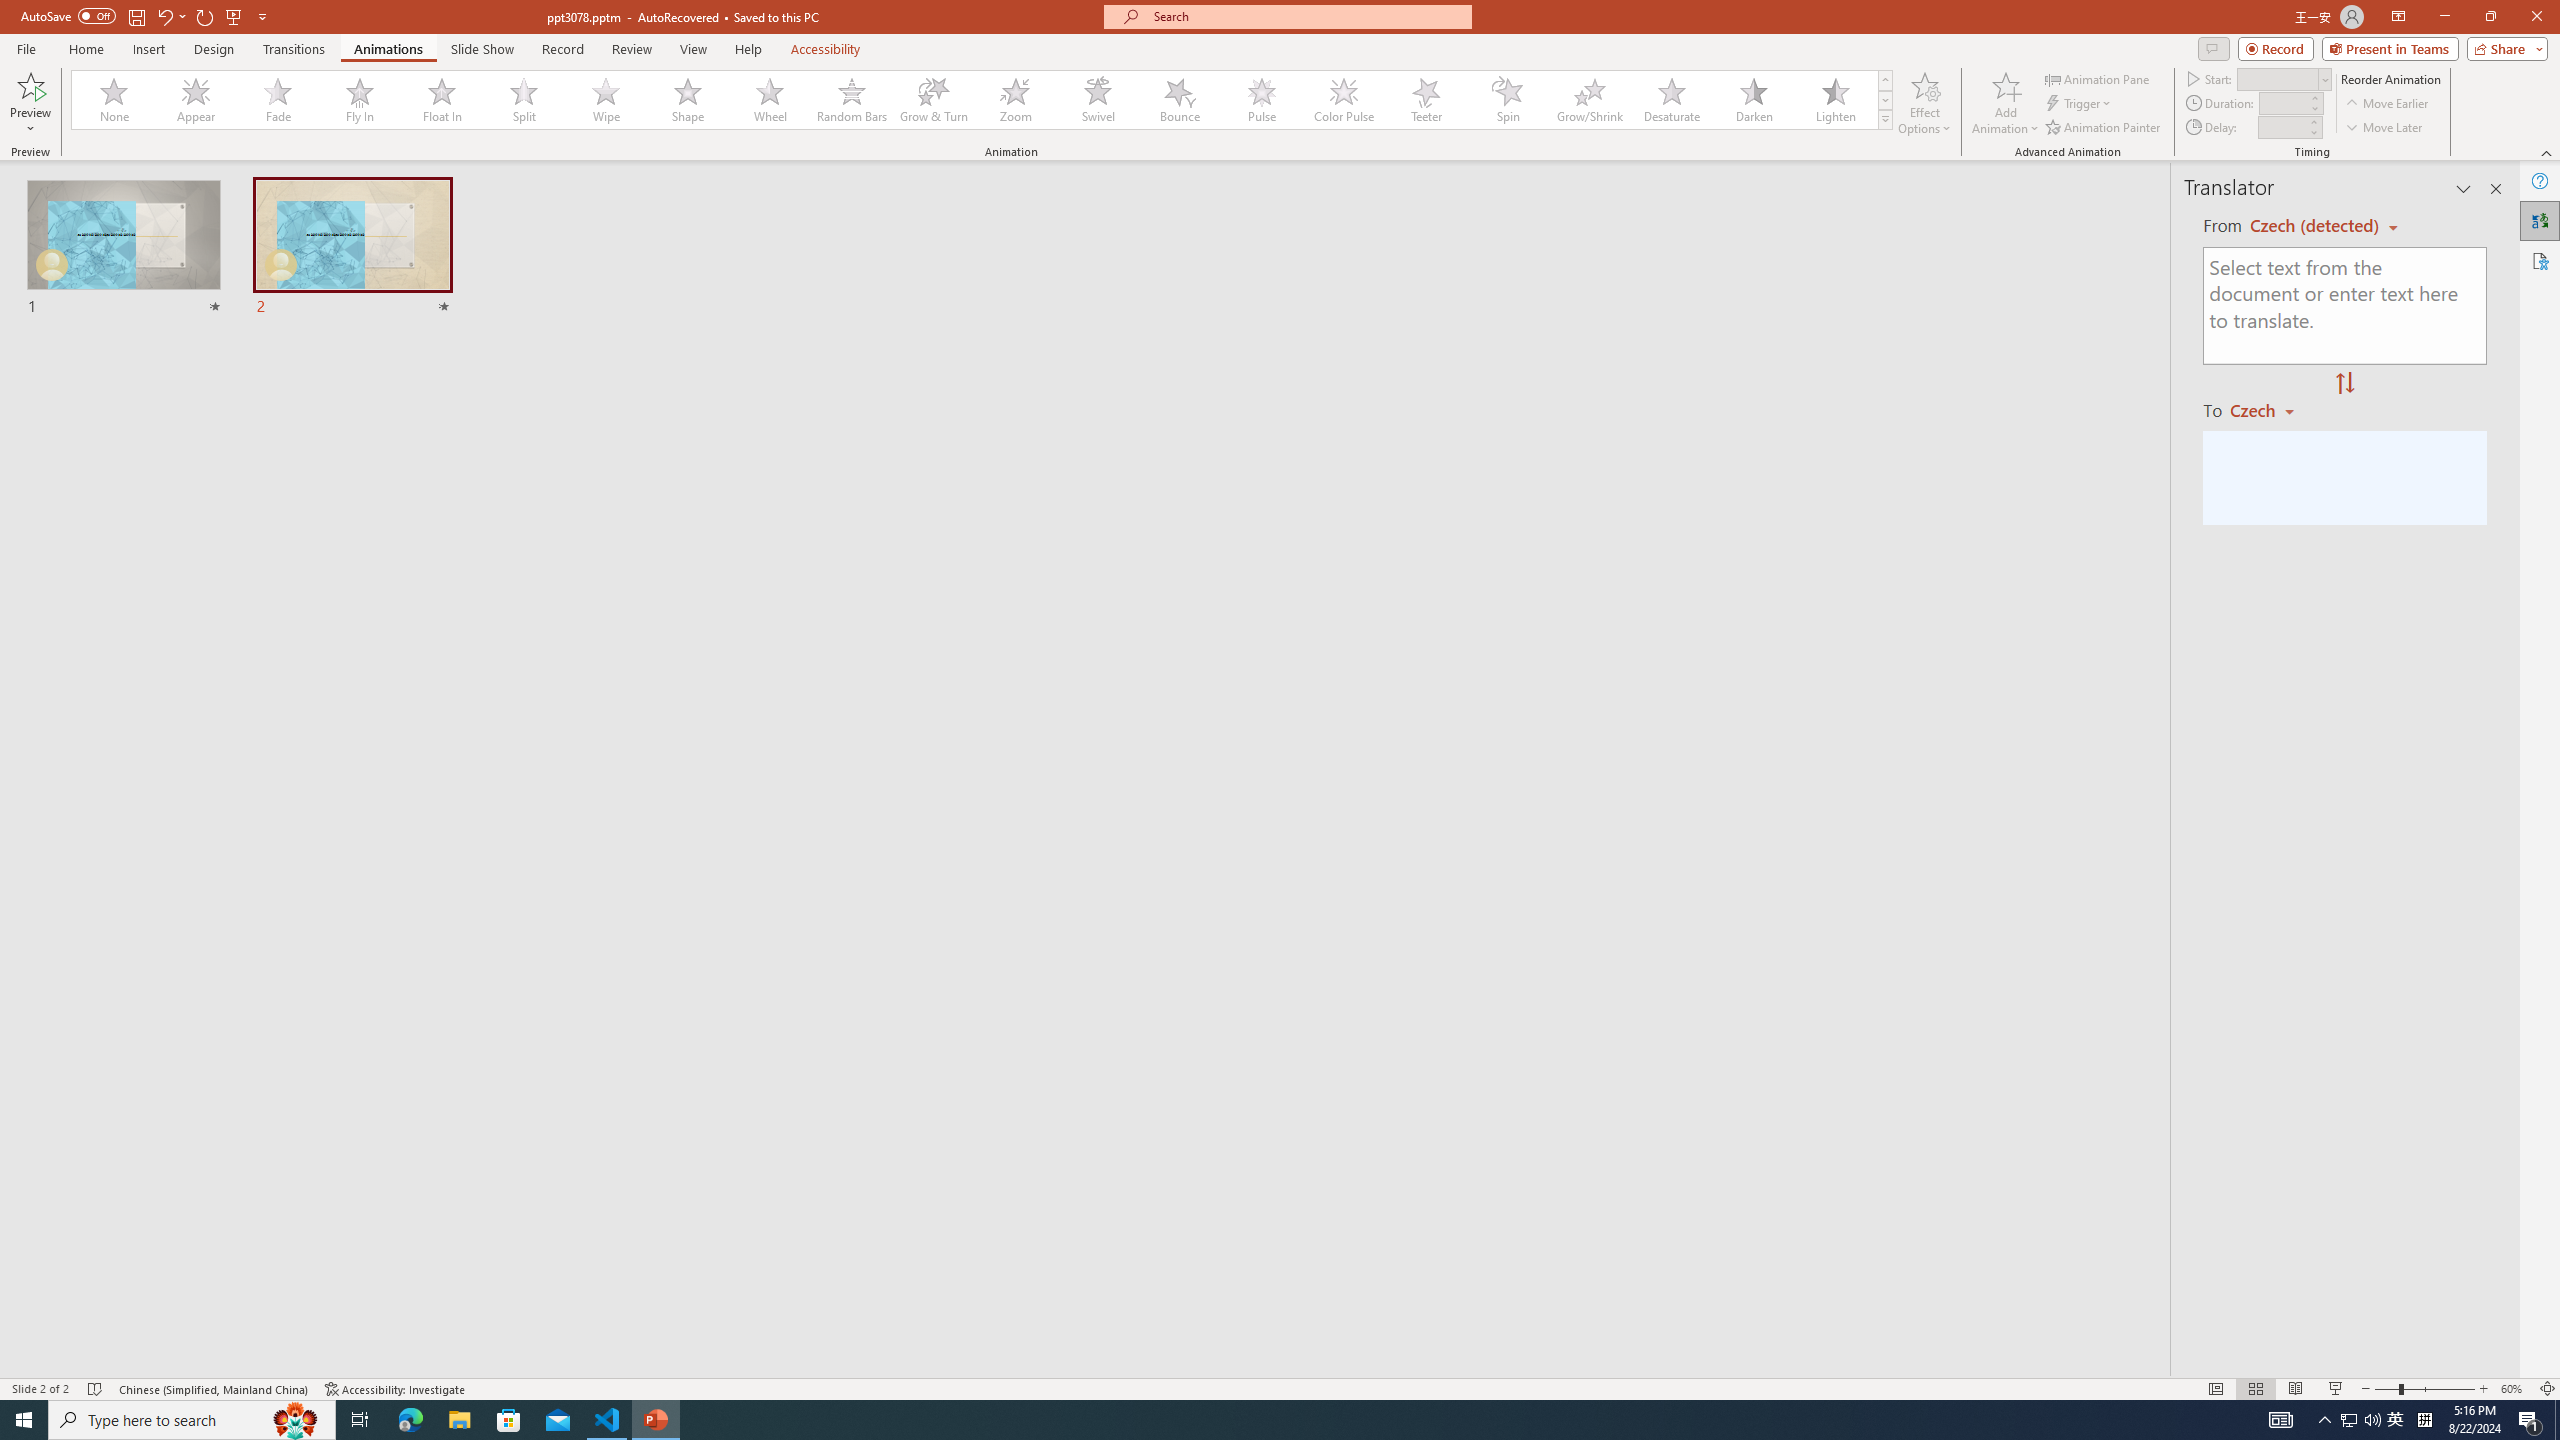 The width and height of the screenshot is (2560, 1440). What do you see at coordinates (933, 99) in the screenshot?
I see `'Grow & Turn'` at bounding box center [933, 99].